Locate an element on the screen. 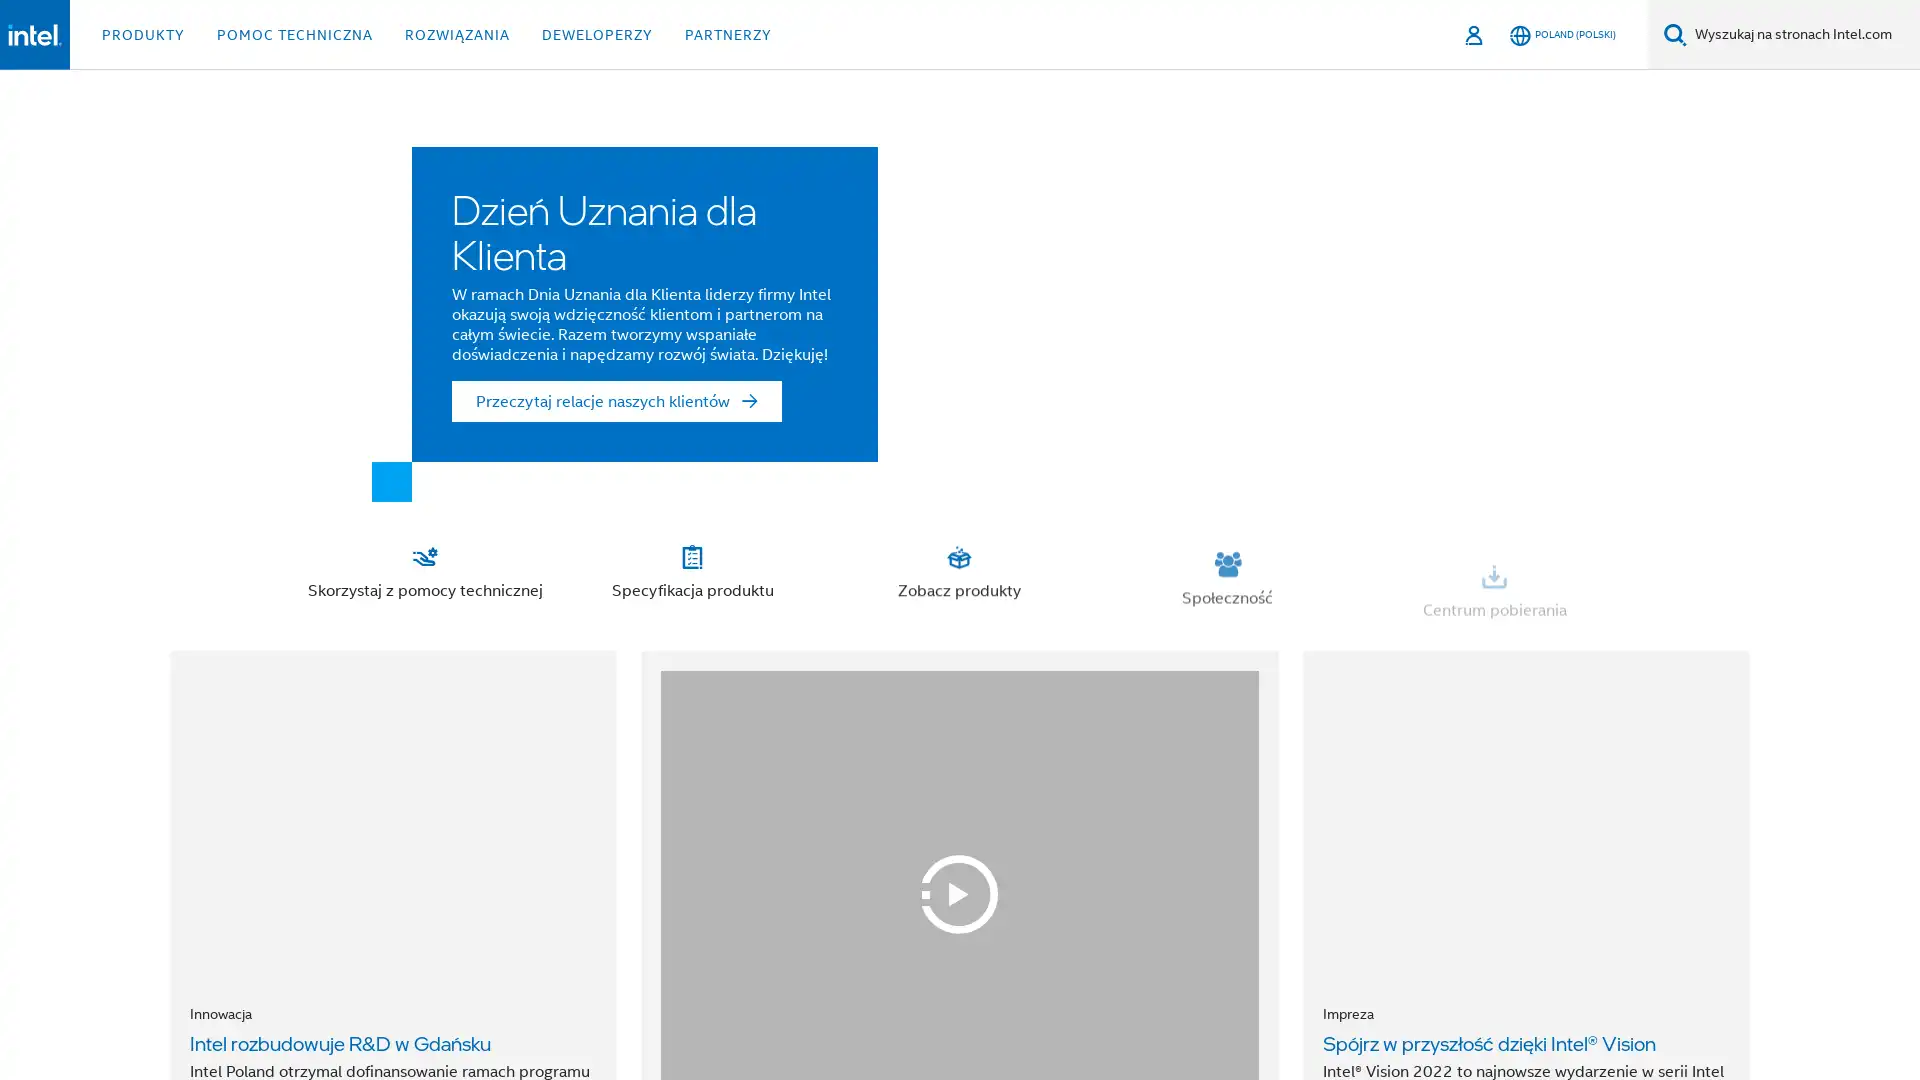  Zaloguj sie is located at coordinates (1475, 34).